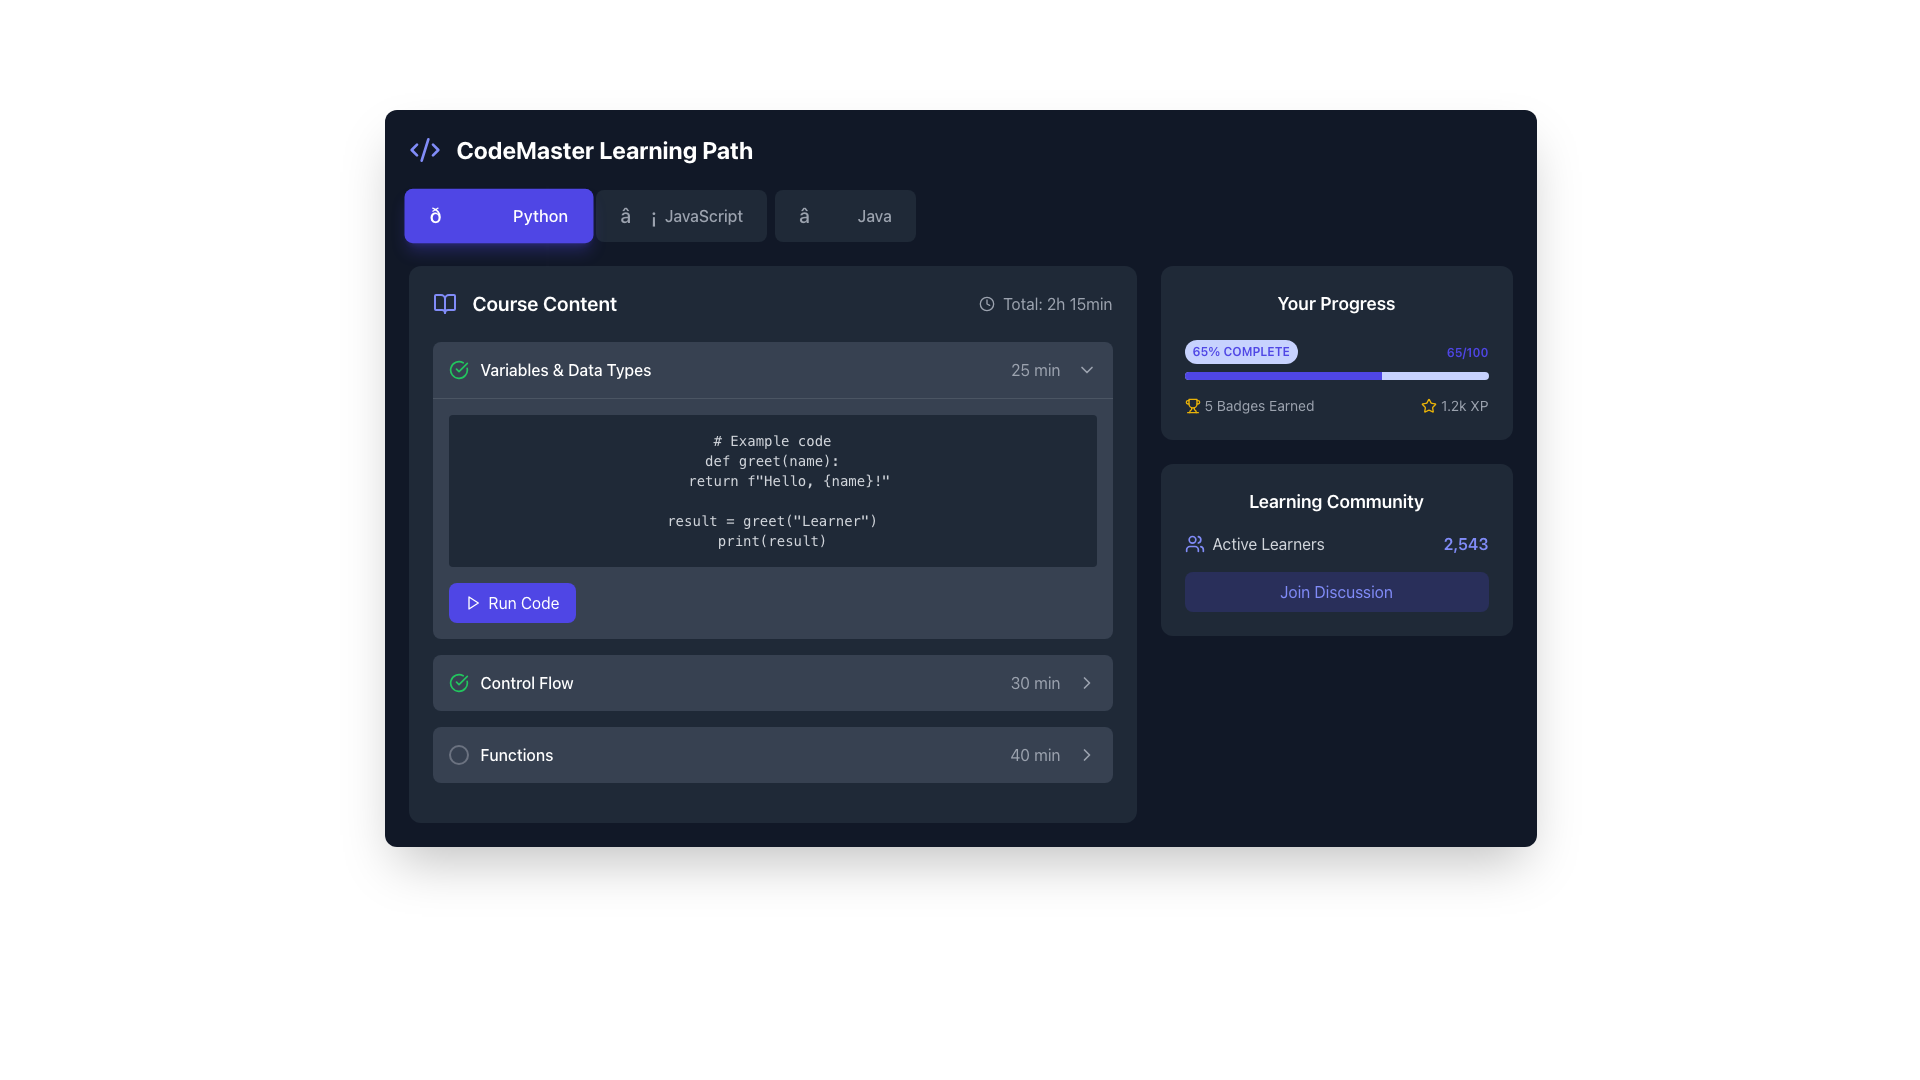  What do you see at coordinates (1336, 590) in the screenshot?
I see `the 'Join Discussion' button, which is a light indigo rectangular button with rounded corners located in the bottom-right section of the interface, below the text showing '2,543' active learners` at bounding box center [1336, 590].